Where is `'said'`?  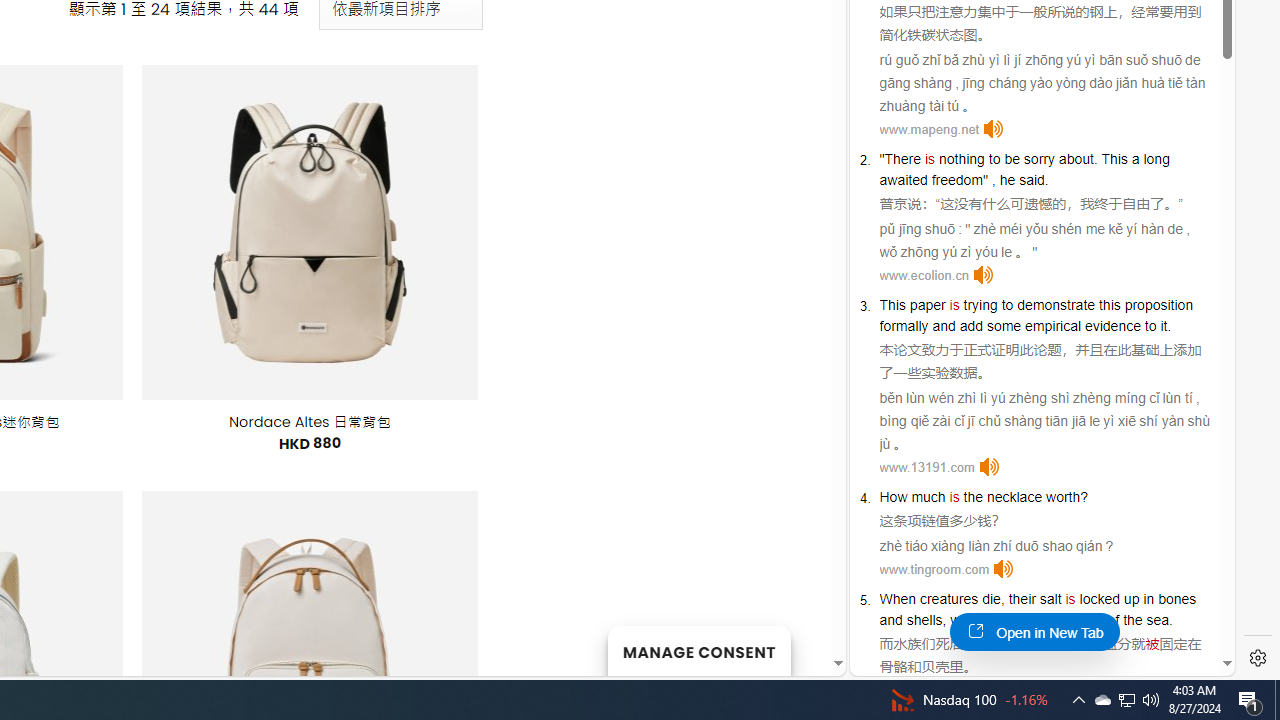 'said' is located at coordinates (1031, 180).